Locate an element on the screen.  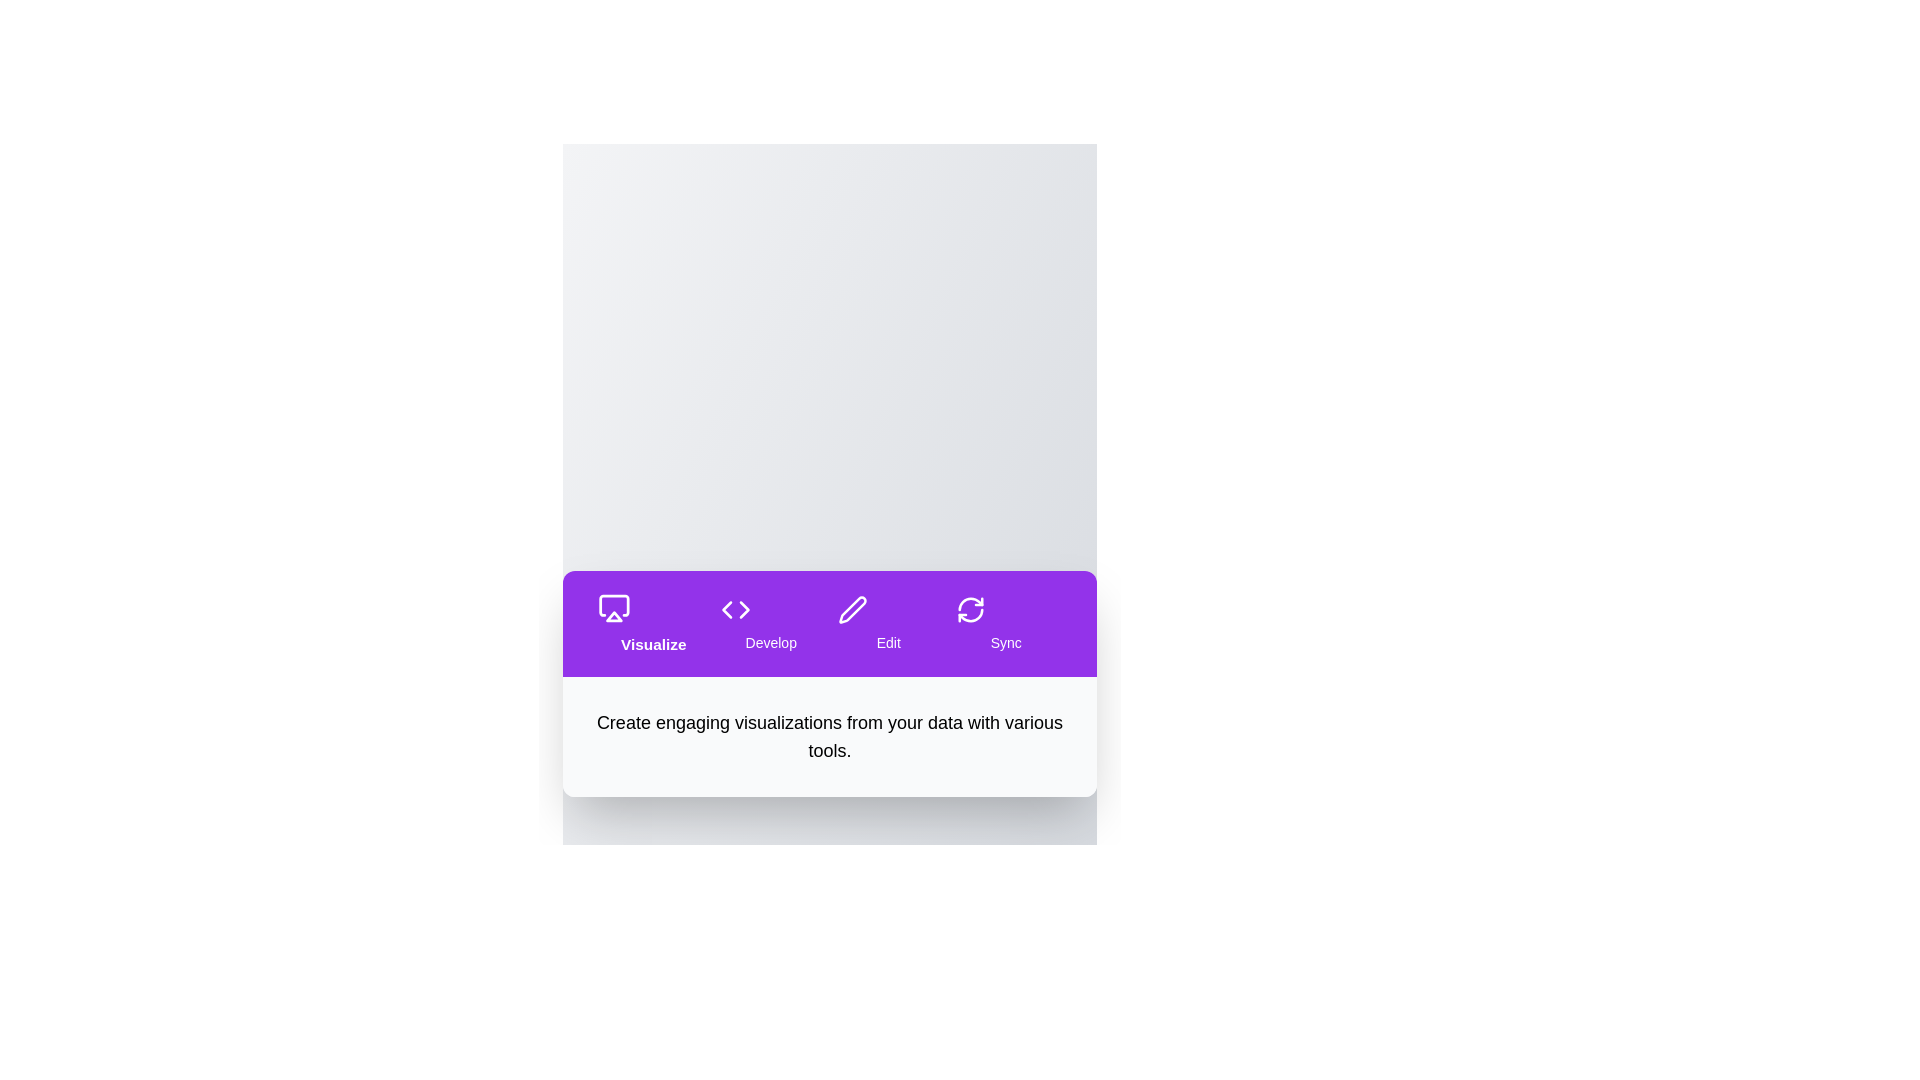
the tab labeled Visualize to navigate to its section is located at coordinates (653, 623).